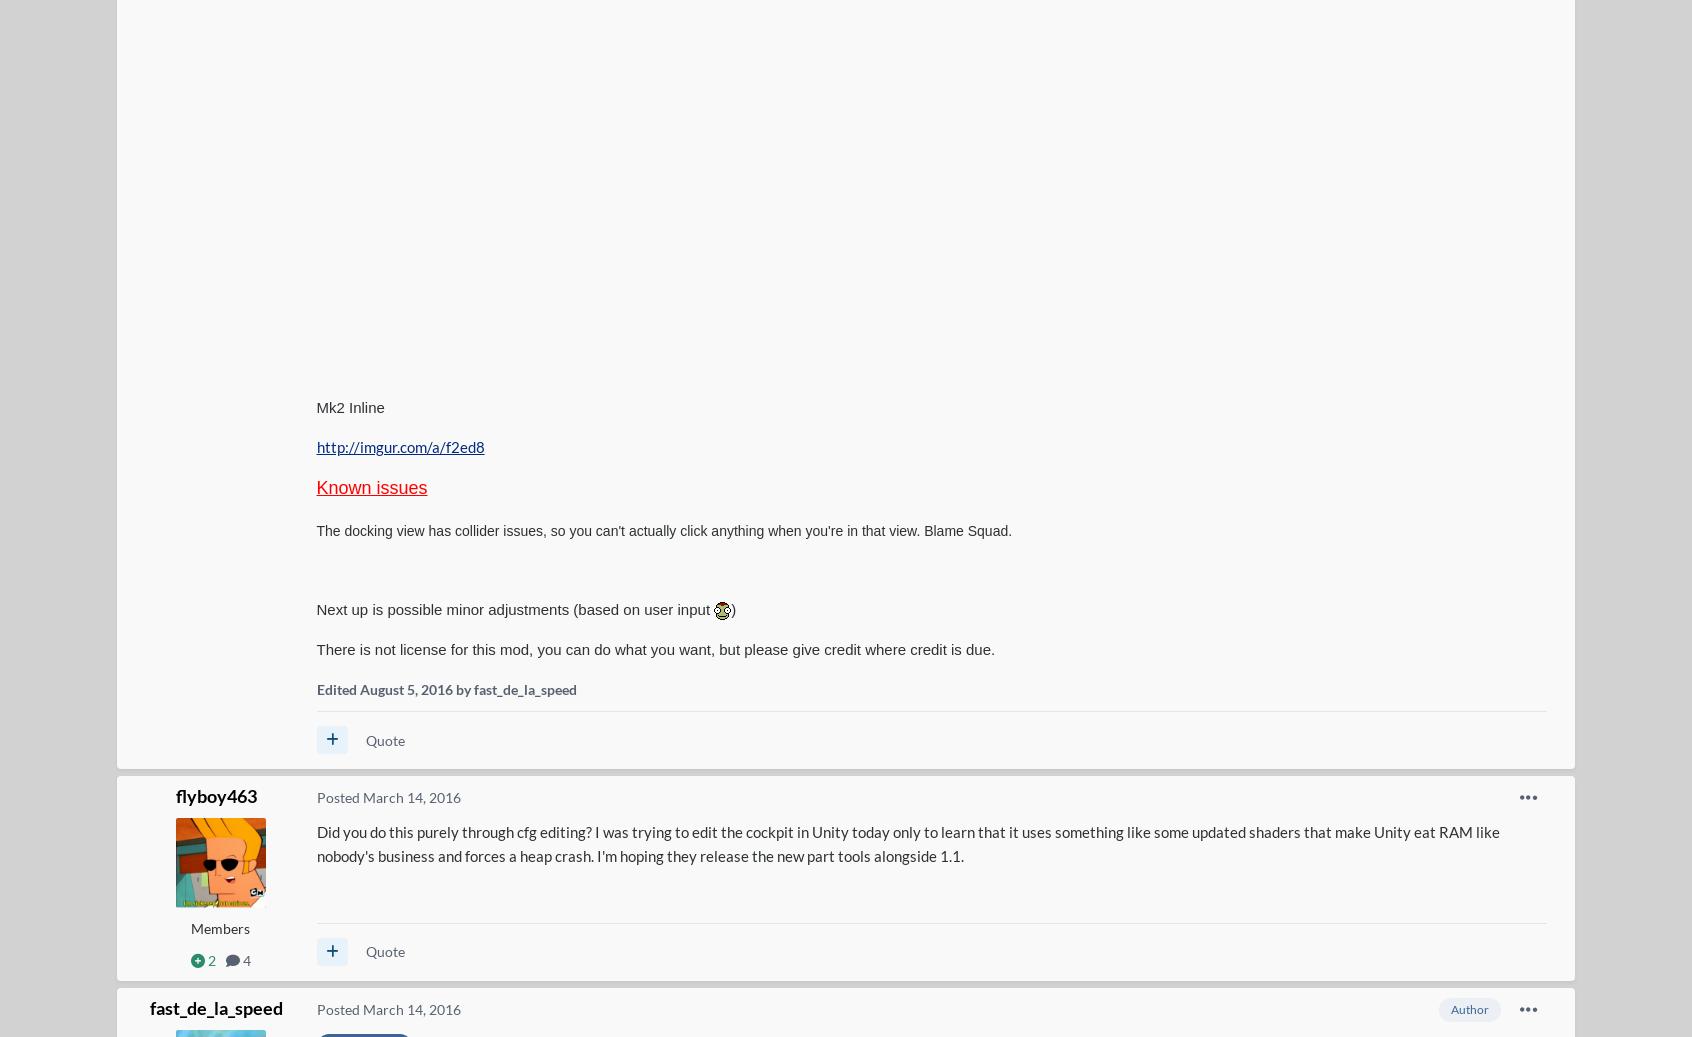 The image size is (1692, 1037). What do you see at coordinates (371, 487) in the screenshot?
I see `'Known issues'` at bounding box center [371, 487].